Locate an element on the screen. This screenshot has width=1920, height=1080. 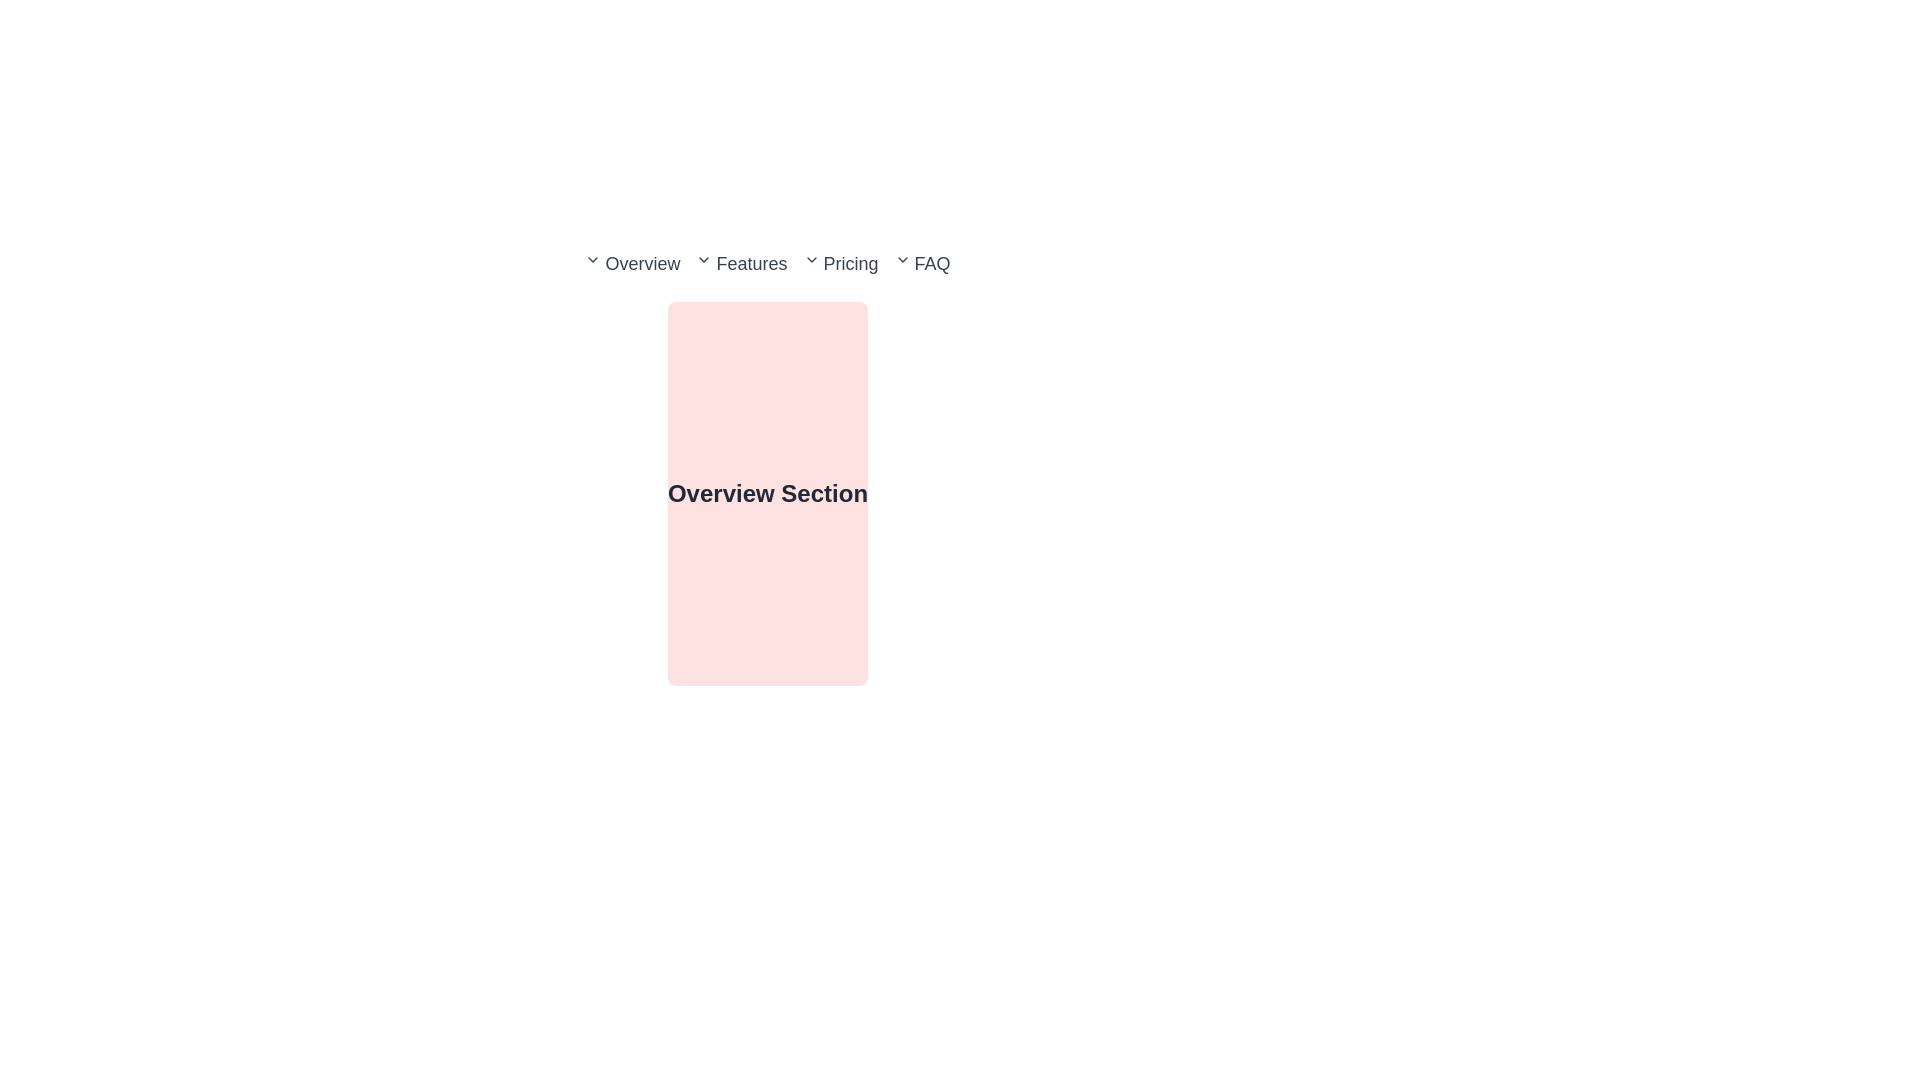
the Dropdown indicator icon located to the left of the 'Pricing' label is located at coordinates (811, 258).